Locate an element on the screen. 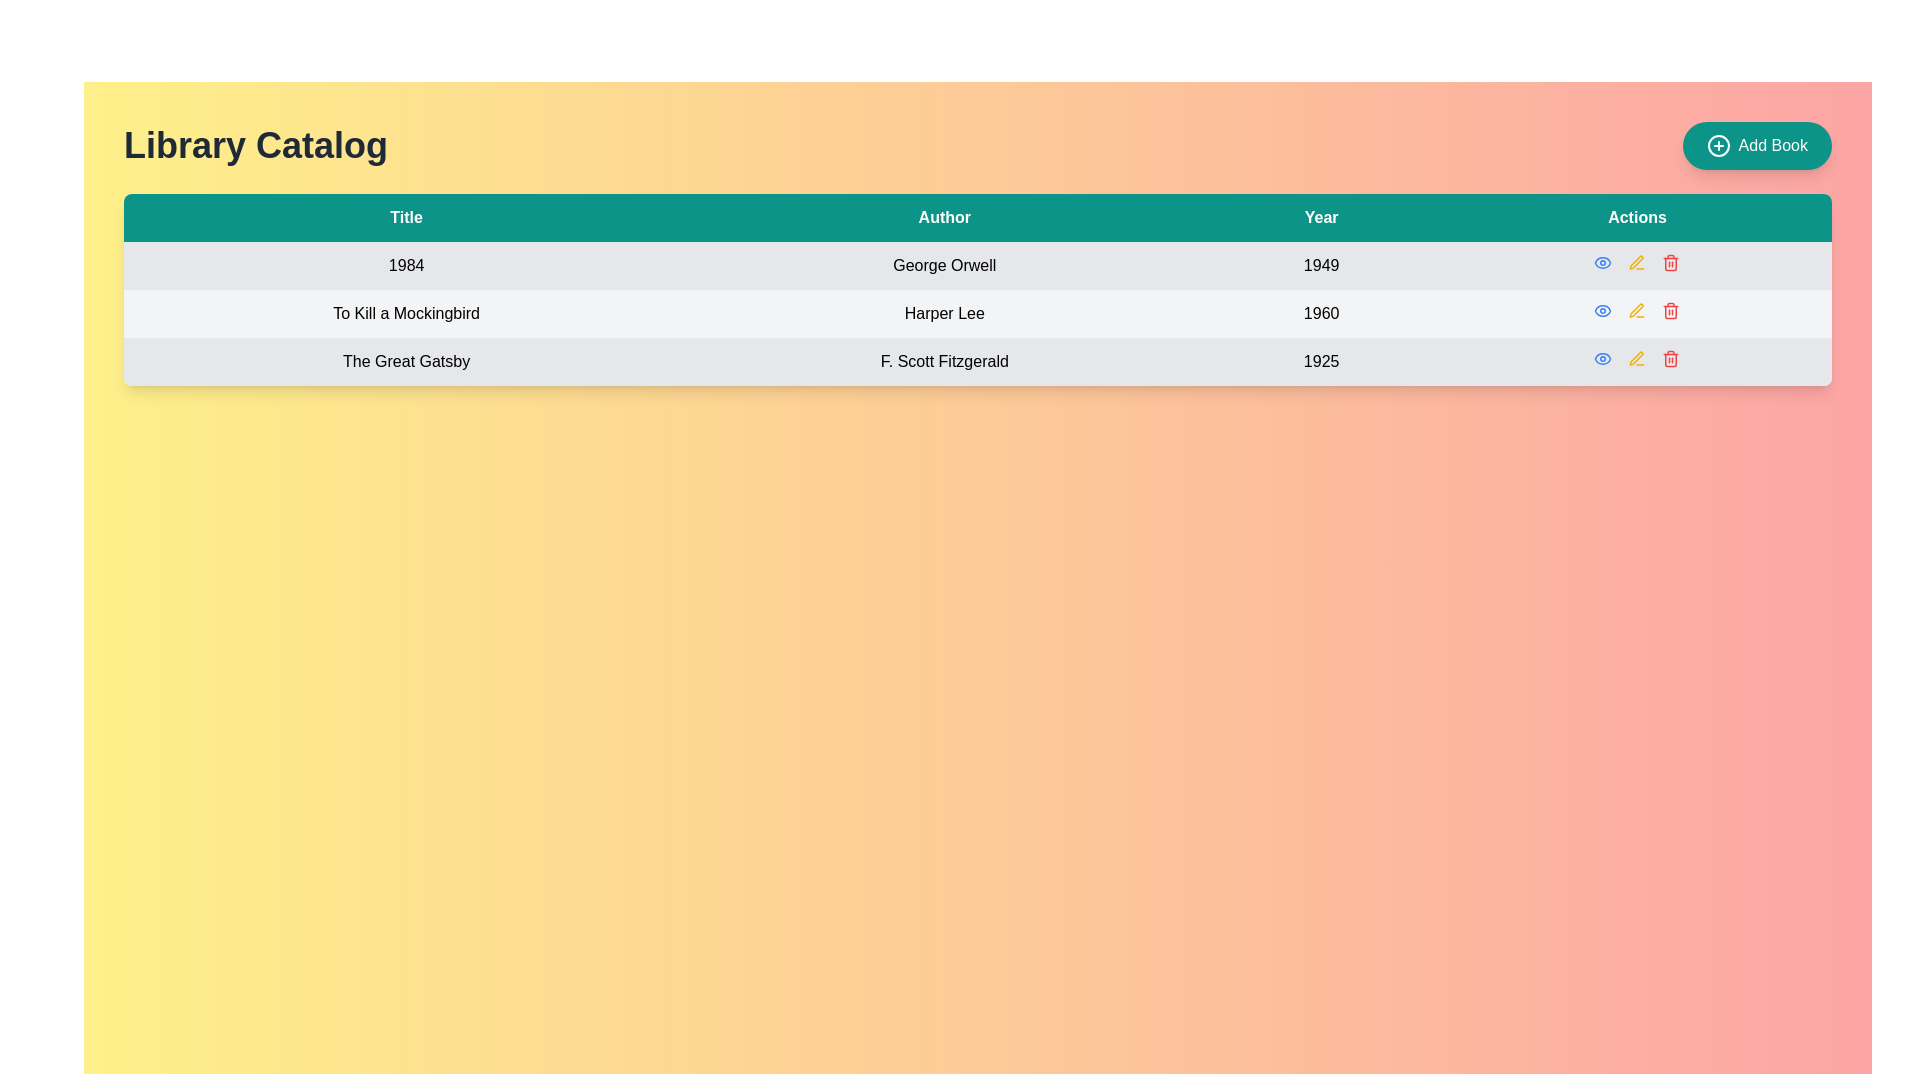  the small blue eye-shaped icon button located in the 'Actions' column of the first row of the table is located at coordinates (1603, 261).